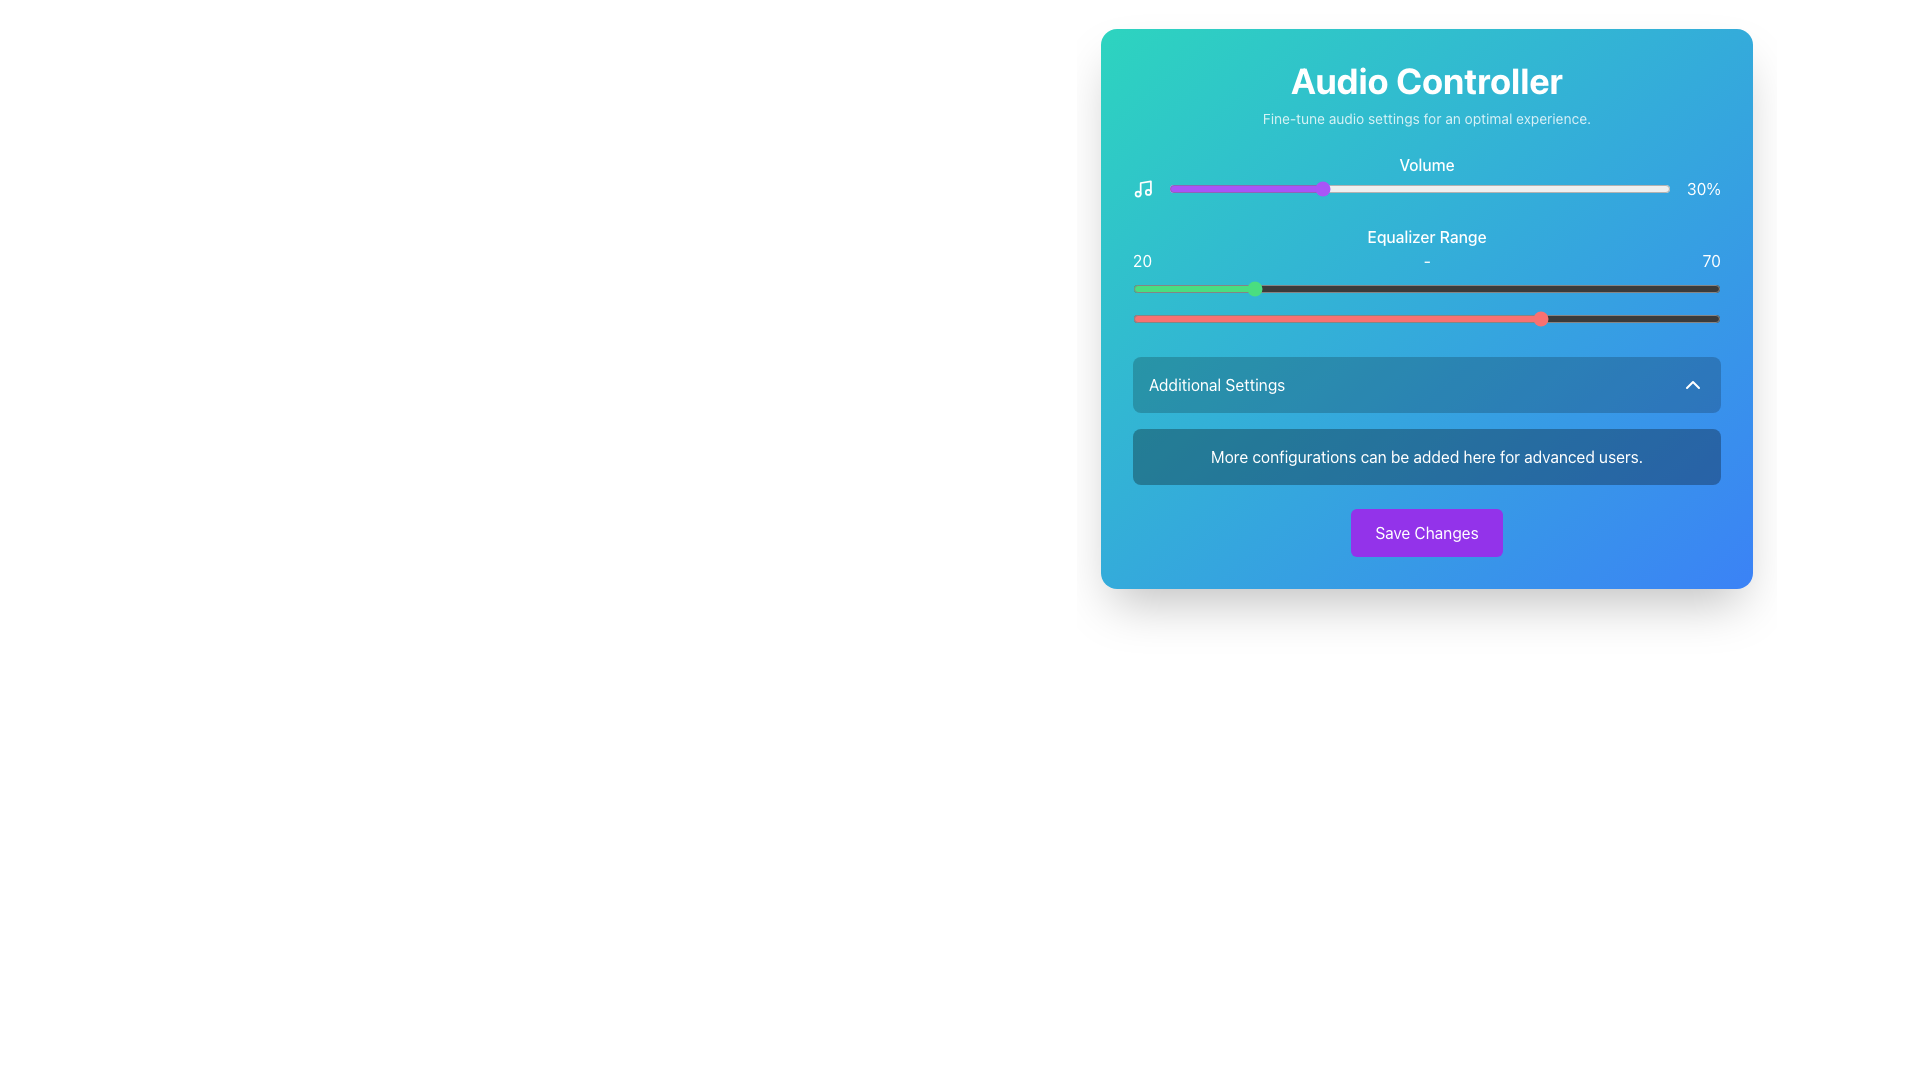 The height and width of the screenshot is (1080, 1920). I want to click on and drag the thumb of the Horizontal Slider Control, which is located centrally beneath the 'Volume' label, to adjust its value from the current '30%' position, so click(1425, 189).